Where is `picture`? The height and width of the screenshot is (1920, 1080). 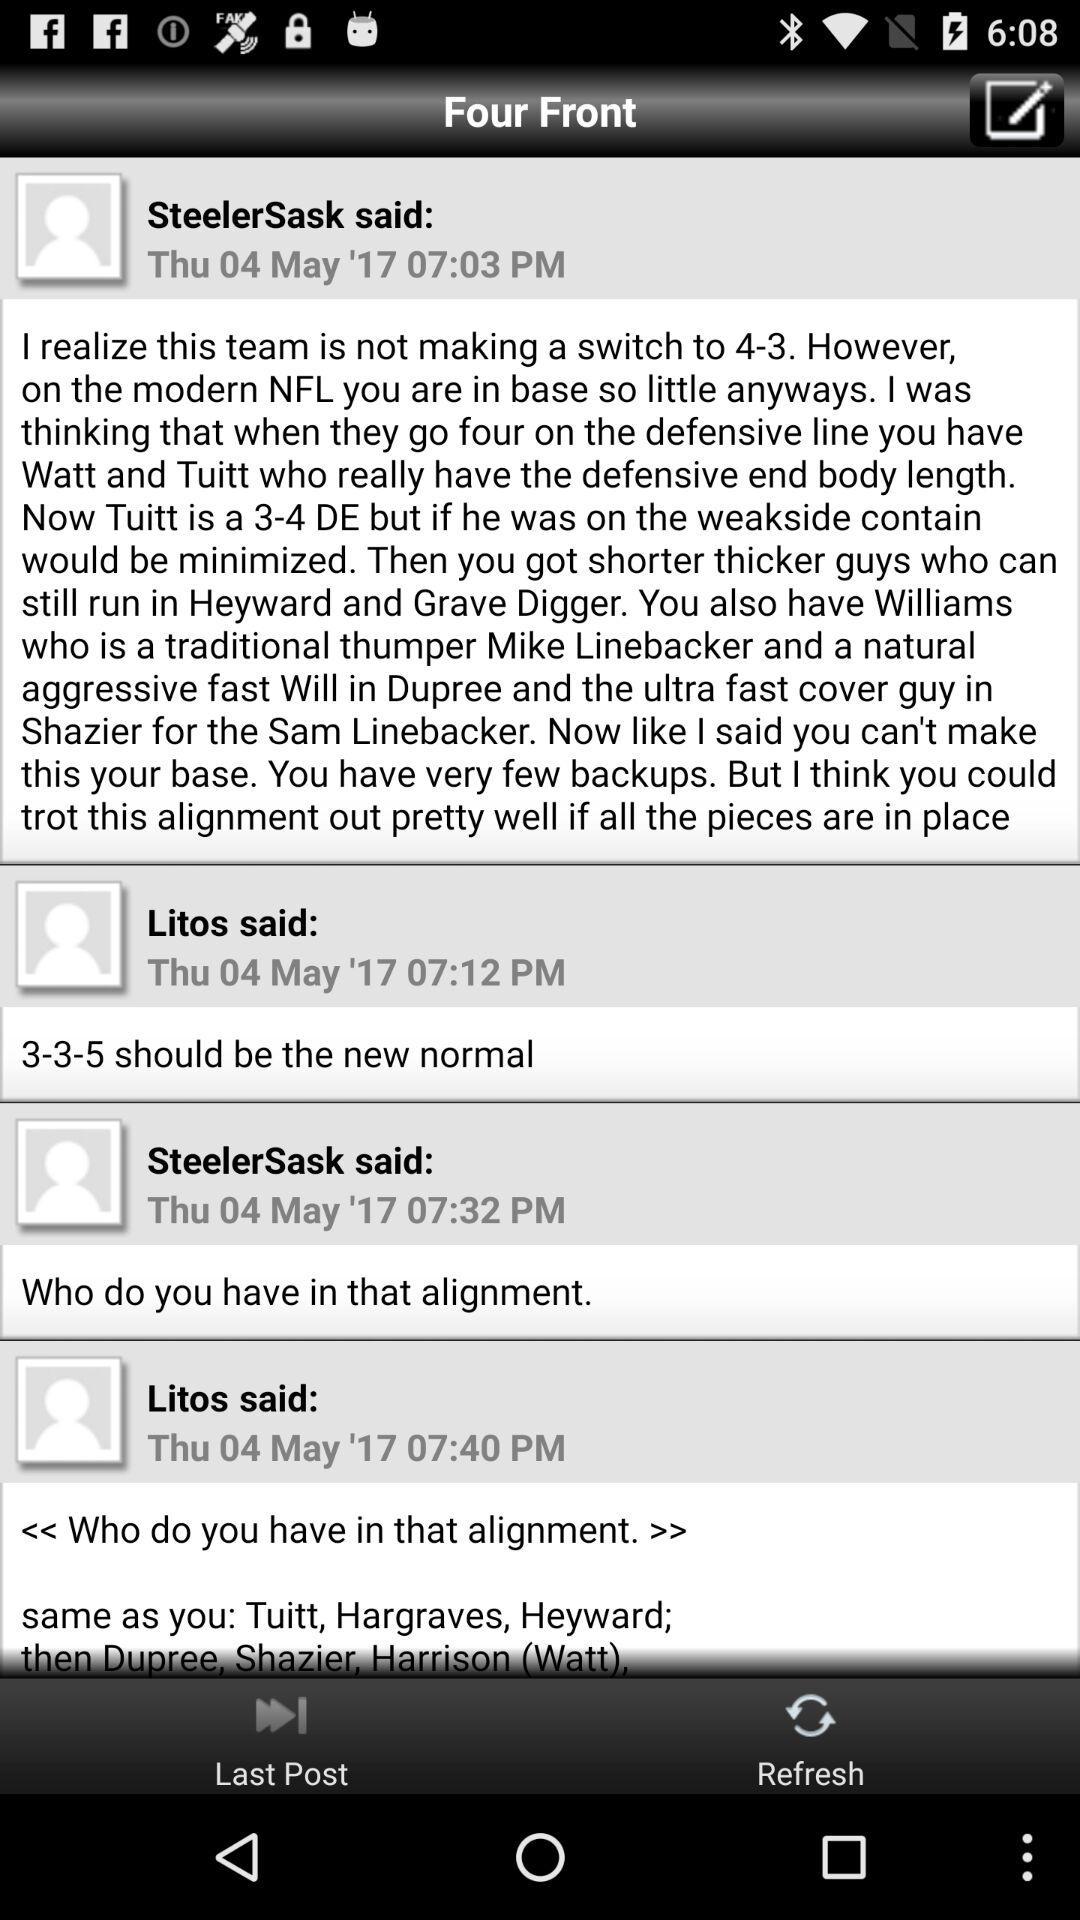
picture is located at coordinates (72, 1176).